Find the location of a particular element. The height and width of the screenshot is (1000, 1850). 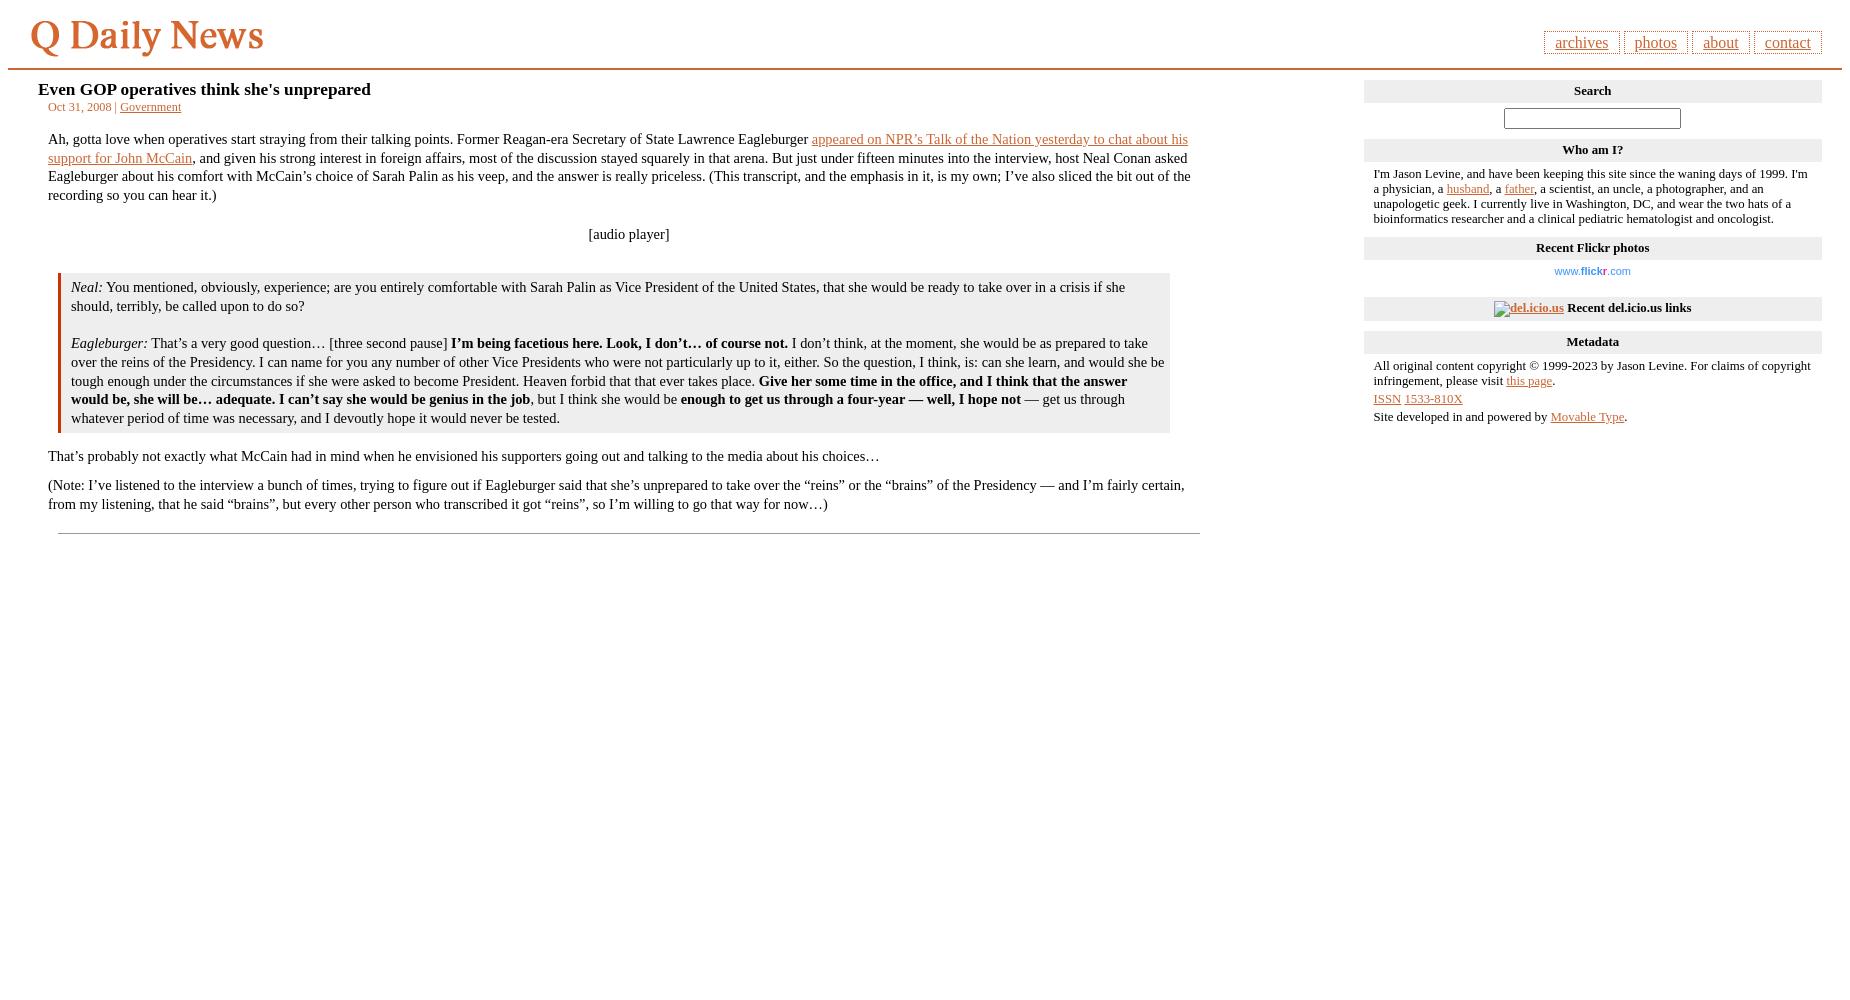

'1533-810X' is located at coordinates (1433, 399).